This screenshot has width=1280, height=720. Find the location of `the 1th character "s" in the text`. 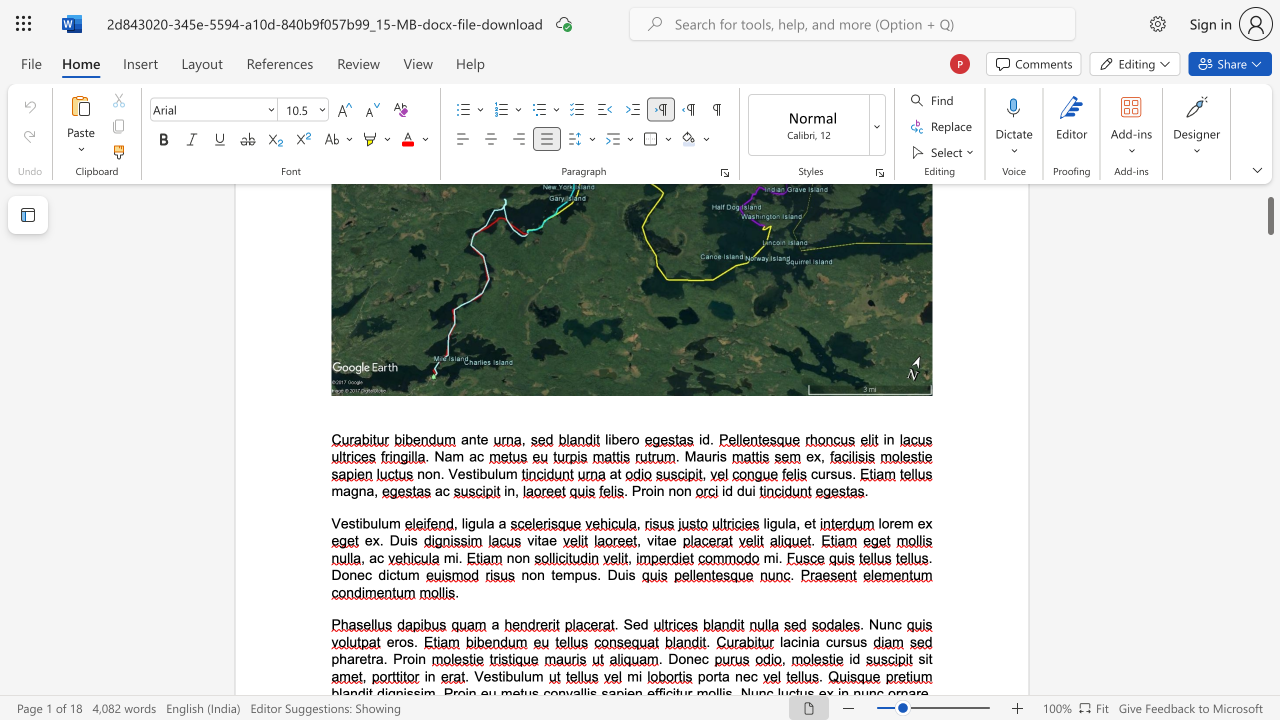

the 1th character "s" in the text is located at coordinates (352, 522).